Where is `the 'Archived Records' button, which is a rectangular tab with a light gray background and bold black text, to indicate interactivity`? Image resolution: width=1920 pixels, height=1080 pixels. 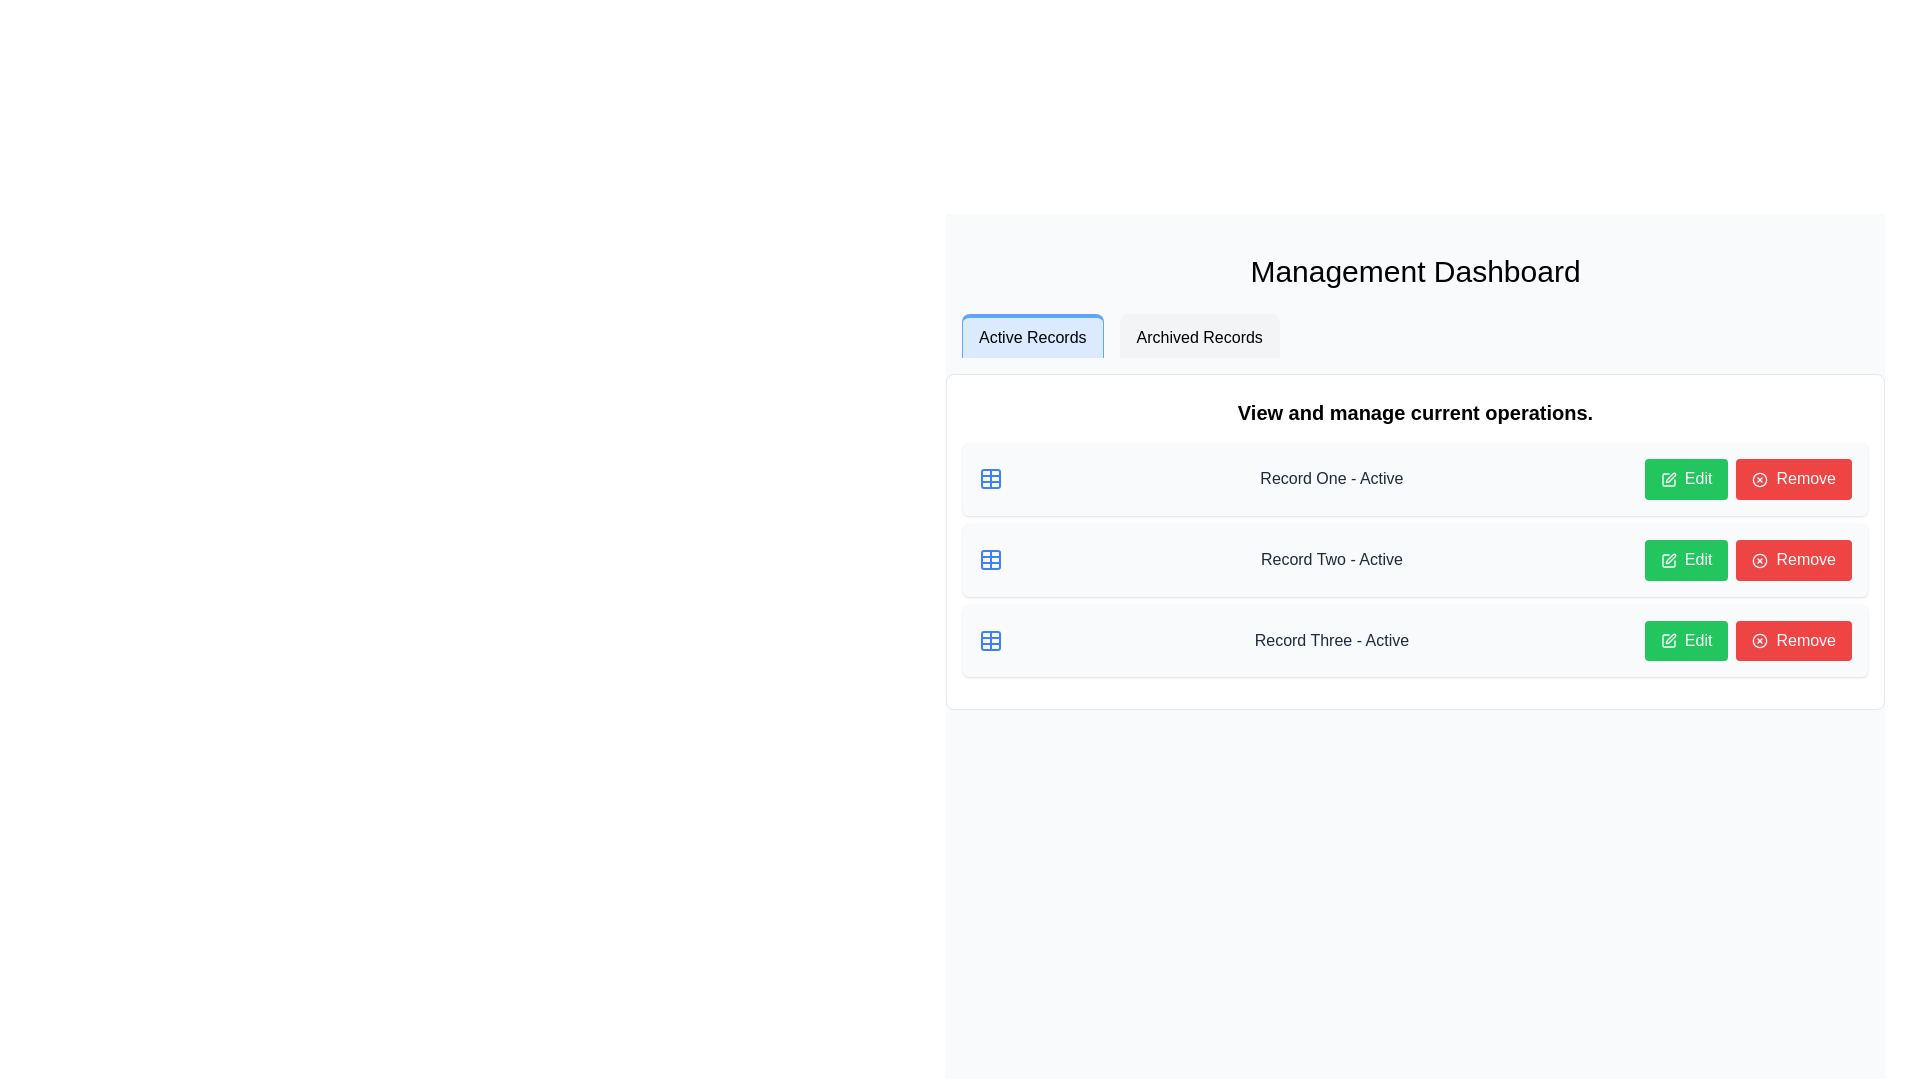
the 'Archived Records' button, which is a rectangular tab with a light gray background and bold black text, to indicate interactivity is located at coordinates (1199, 334).